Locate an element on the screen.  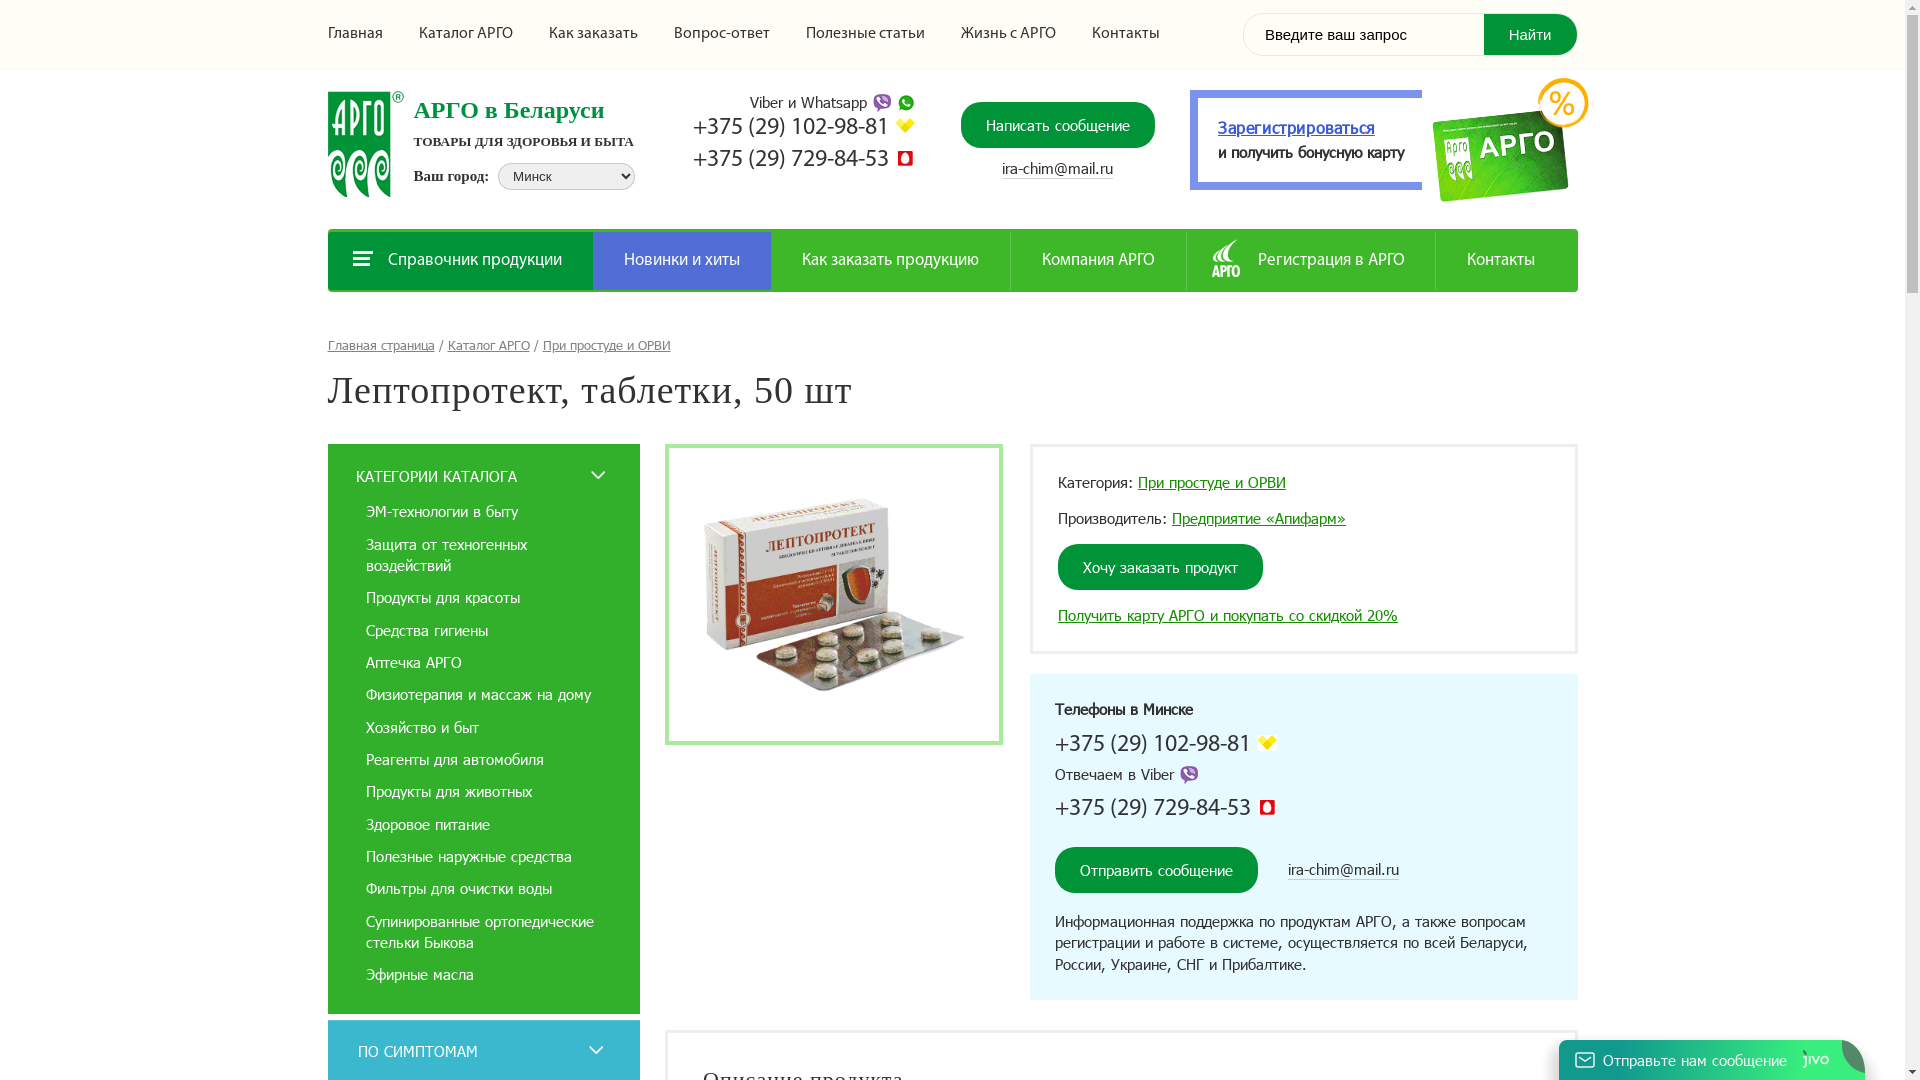
'ira-chim@mail.ru' is located at coordinates (1002, 167).